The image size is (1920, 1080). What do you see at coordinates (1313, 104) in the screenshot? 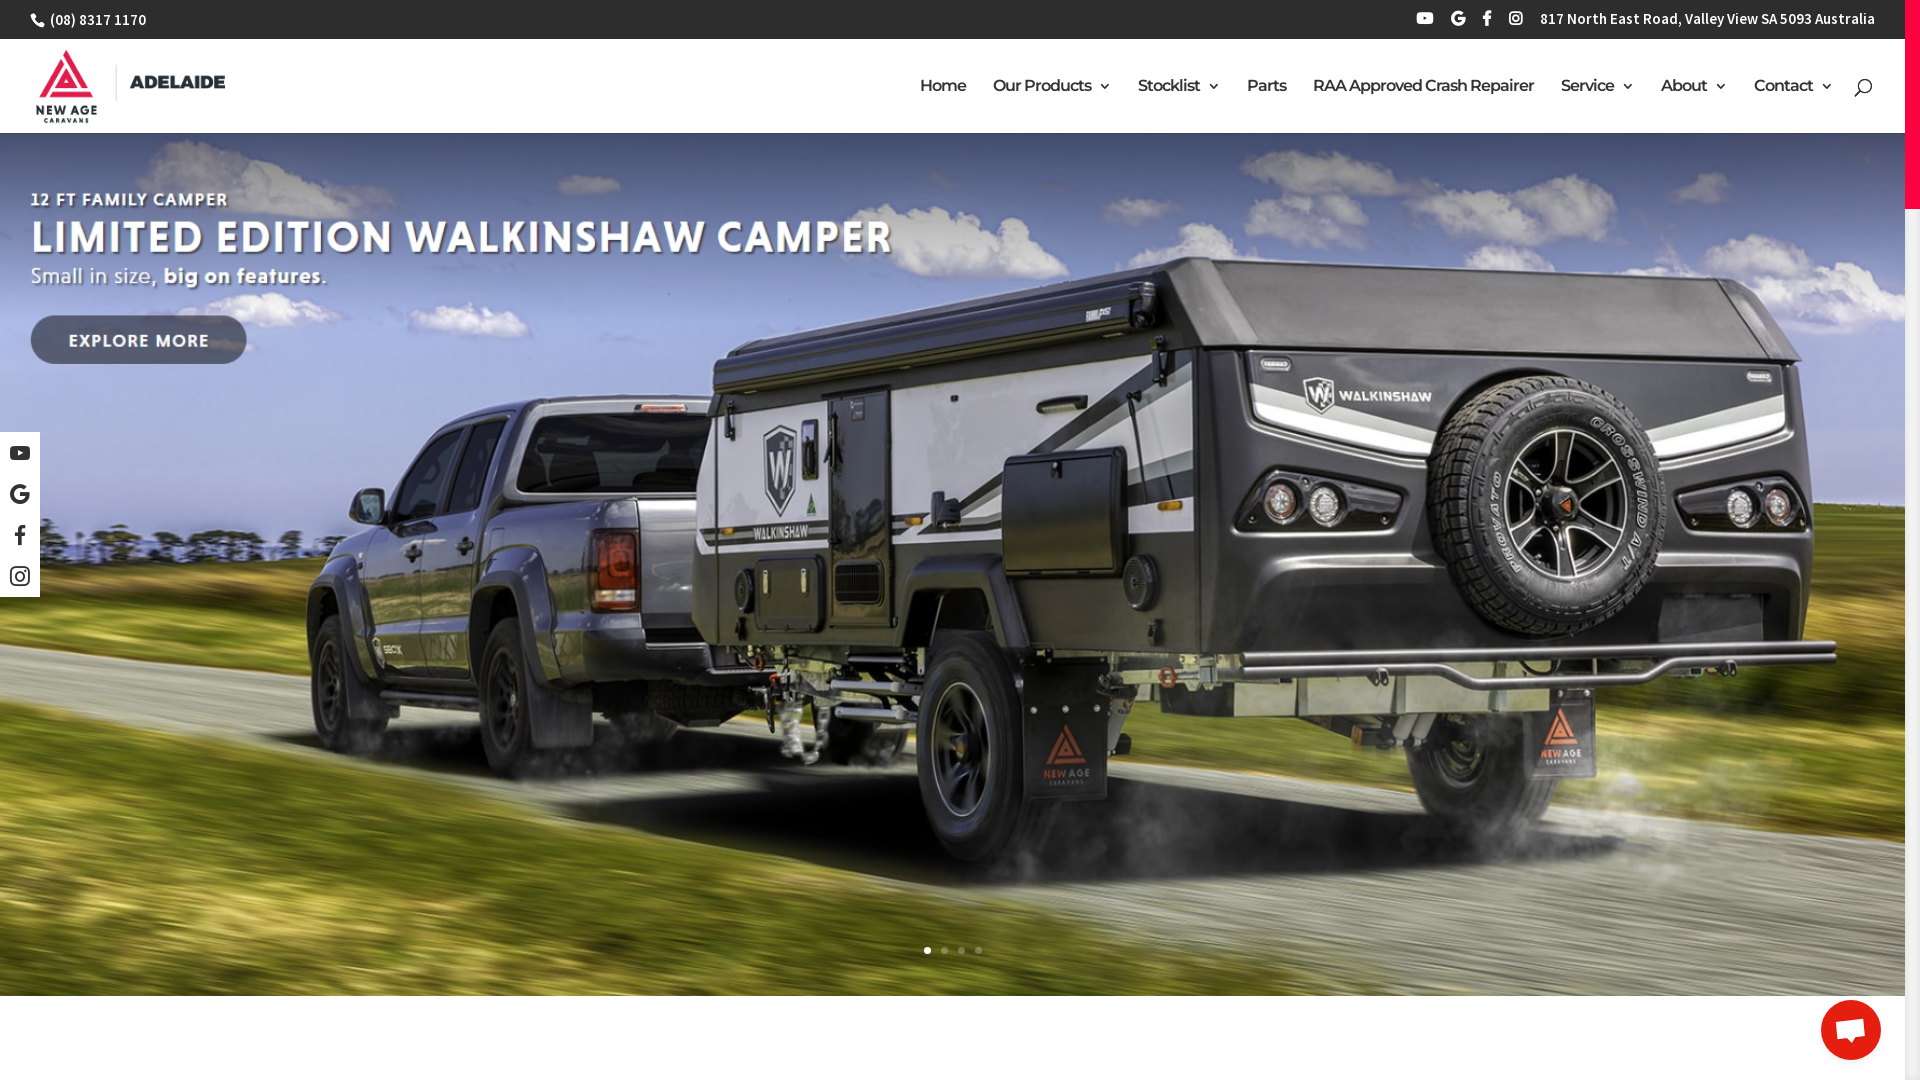
I see `'RAA Approved Crash Repairer'` at bounding box center [1313, 104].